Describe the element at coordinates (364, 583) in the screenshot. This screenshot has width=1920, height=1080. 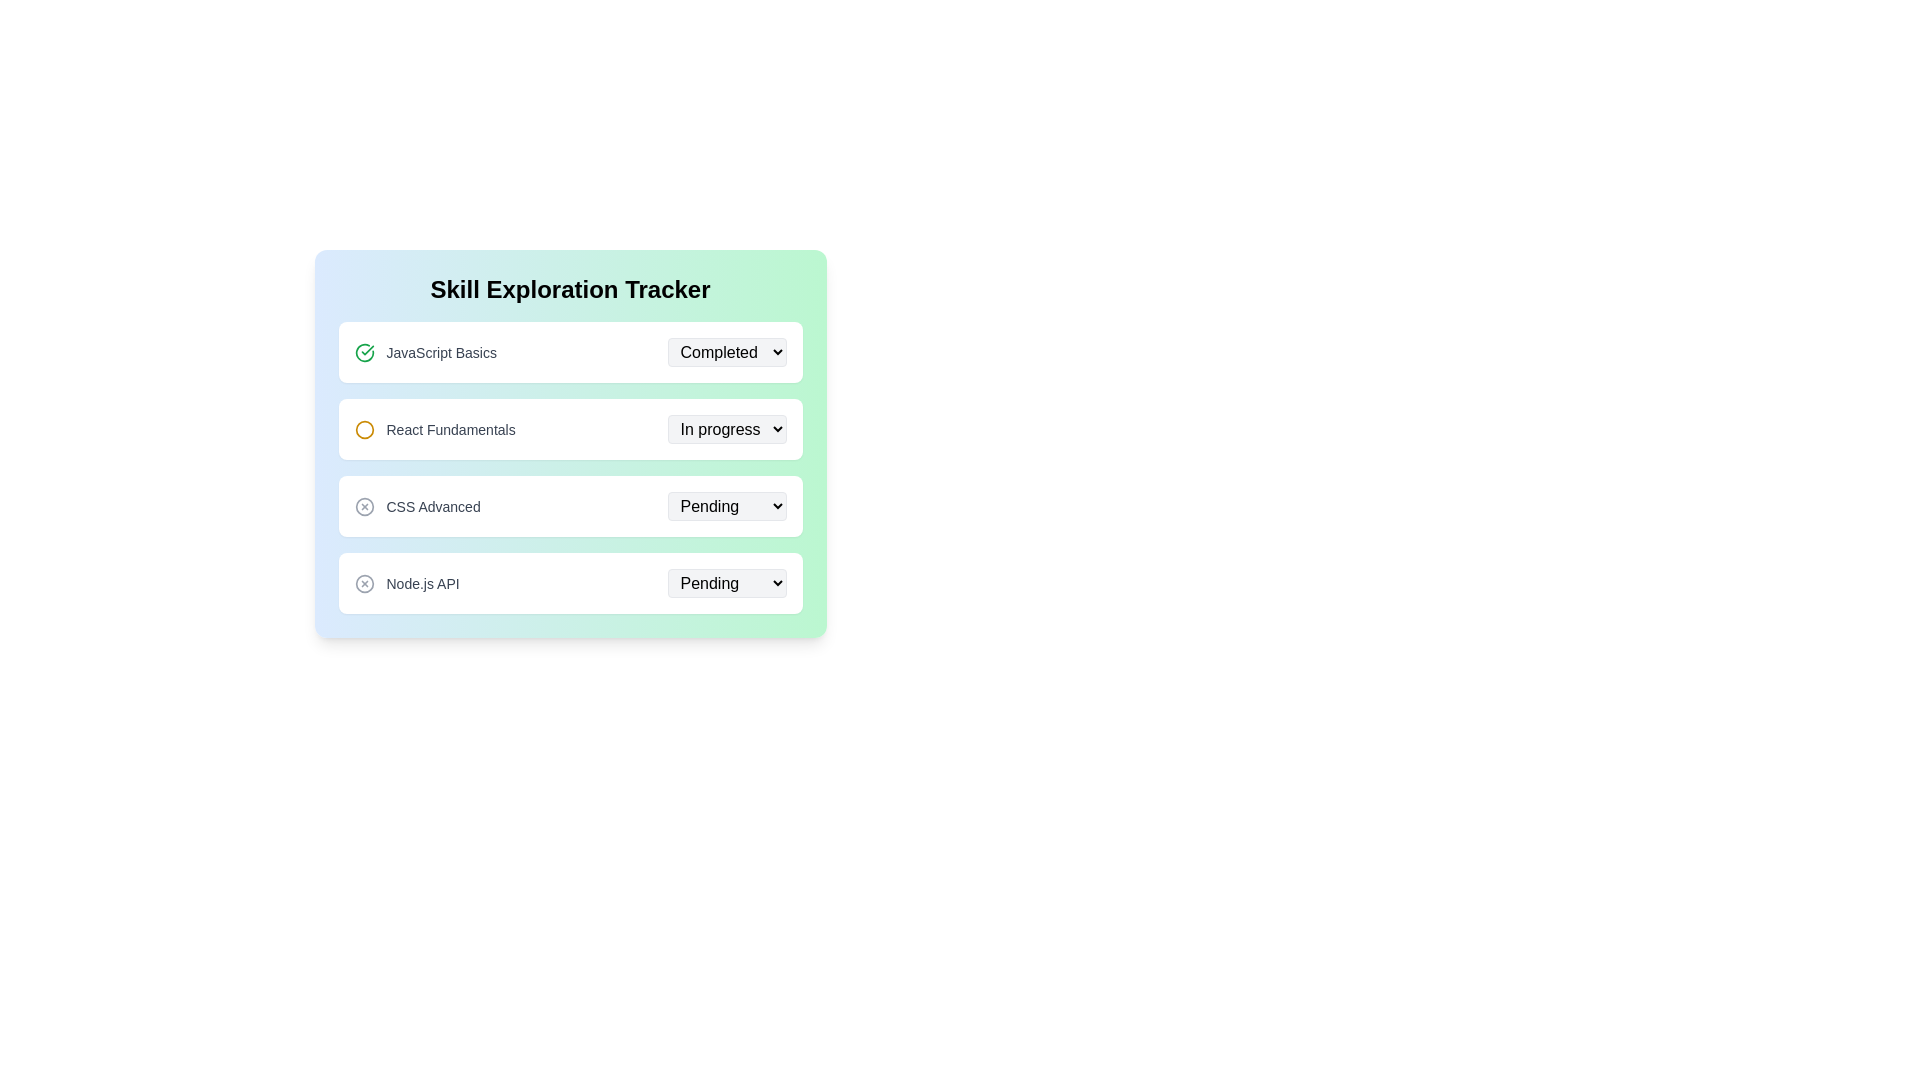
I see `the cancel icon located at the extreme left of the 'Node.js API' row in the Skill Exploration Tracker module` at that location.